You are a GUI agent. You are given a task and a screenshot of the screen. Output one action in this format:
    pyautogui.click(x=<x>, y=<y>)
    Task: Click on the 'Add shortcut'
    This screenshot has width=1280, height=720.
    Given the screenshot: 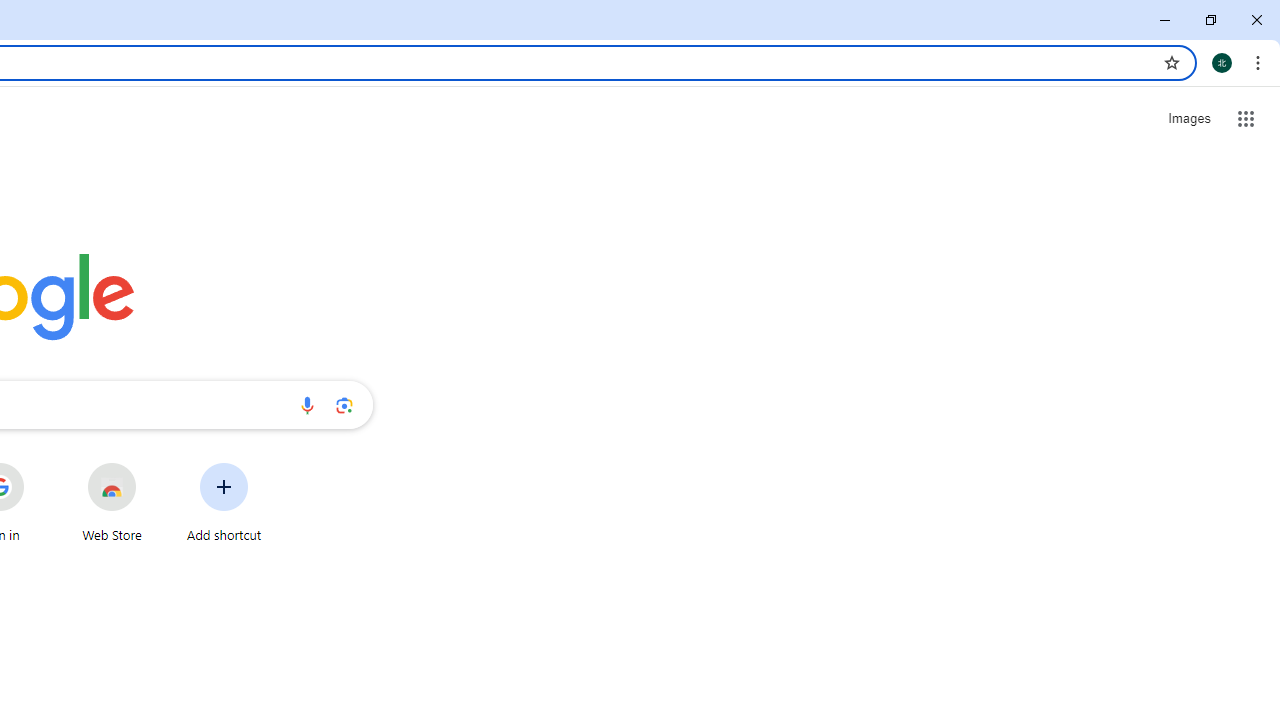 What is the action you would take?
    pyautogui.click(x=224, y=501)
    